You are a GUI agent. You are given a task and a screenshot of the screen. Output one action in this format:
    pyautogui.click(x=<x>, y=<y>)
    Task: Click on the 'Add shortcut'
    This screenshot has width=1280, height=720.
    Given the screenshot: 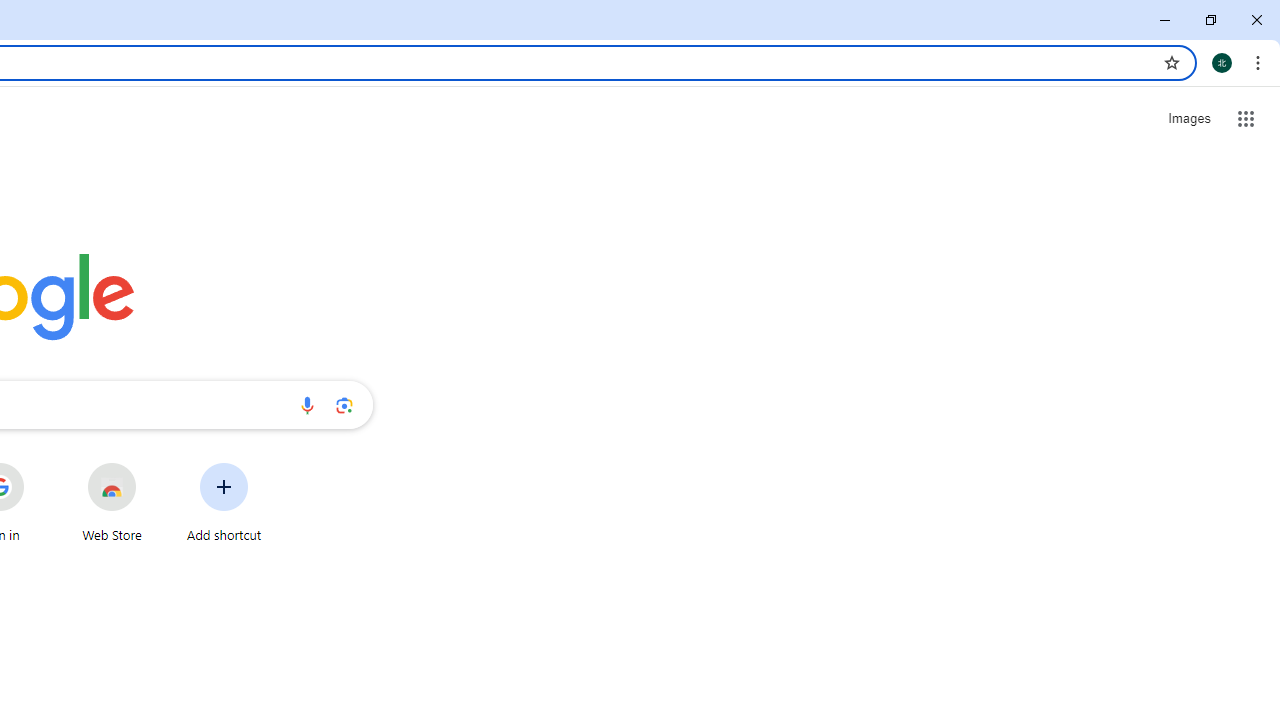 What is the action you would take?
    pyautogui.click(x=224, y=501)
    